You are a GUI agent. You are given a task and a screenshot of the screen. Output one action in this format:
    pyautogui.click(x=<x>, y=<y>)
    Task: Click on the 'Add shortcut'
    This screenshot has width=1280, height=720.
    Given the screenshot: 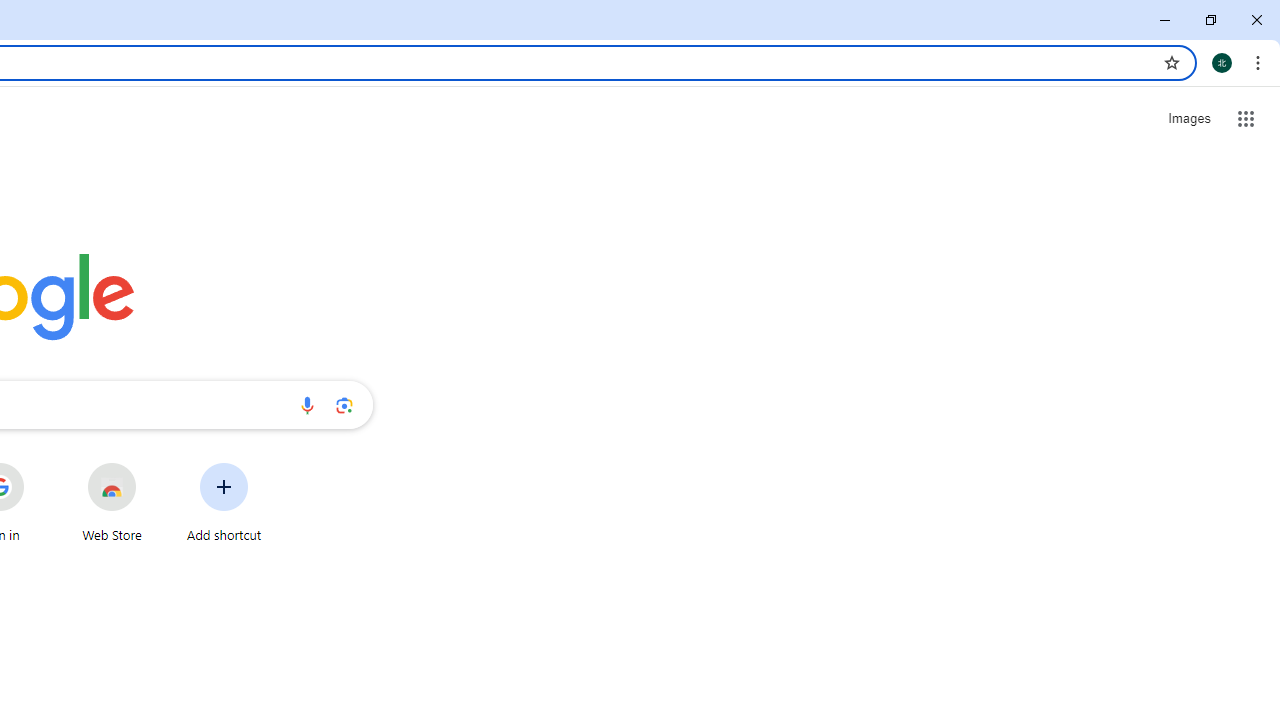 What is the action you would take?
    pyautogui.click(x=224, y=501)
    